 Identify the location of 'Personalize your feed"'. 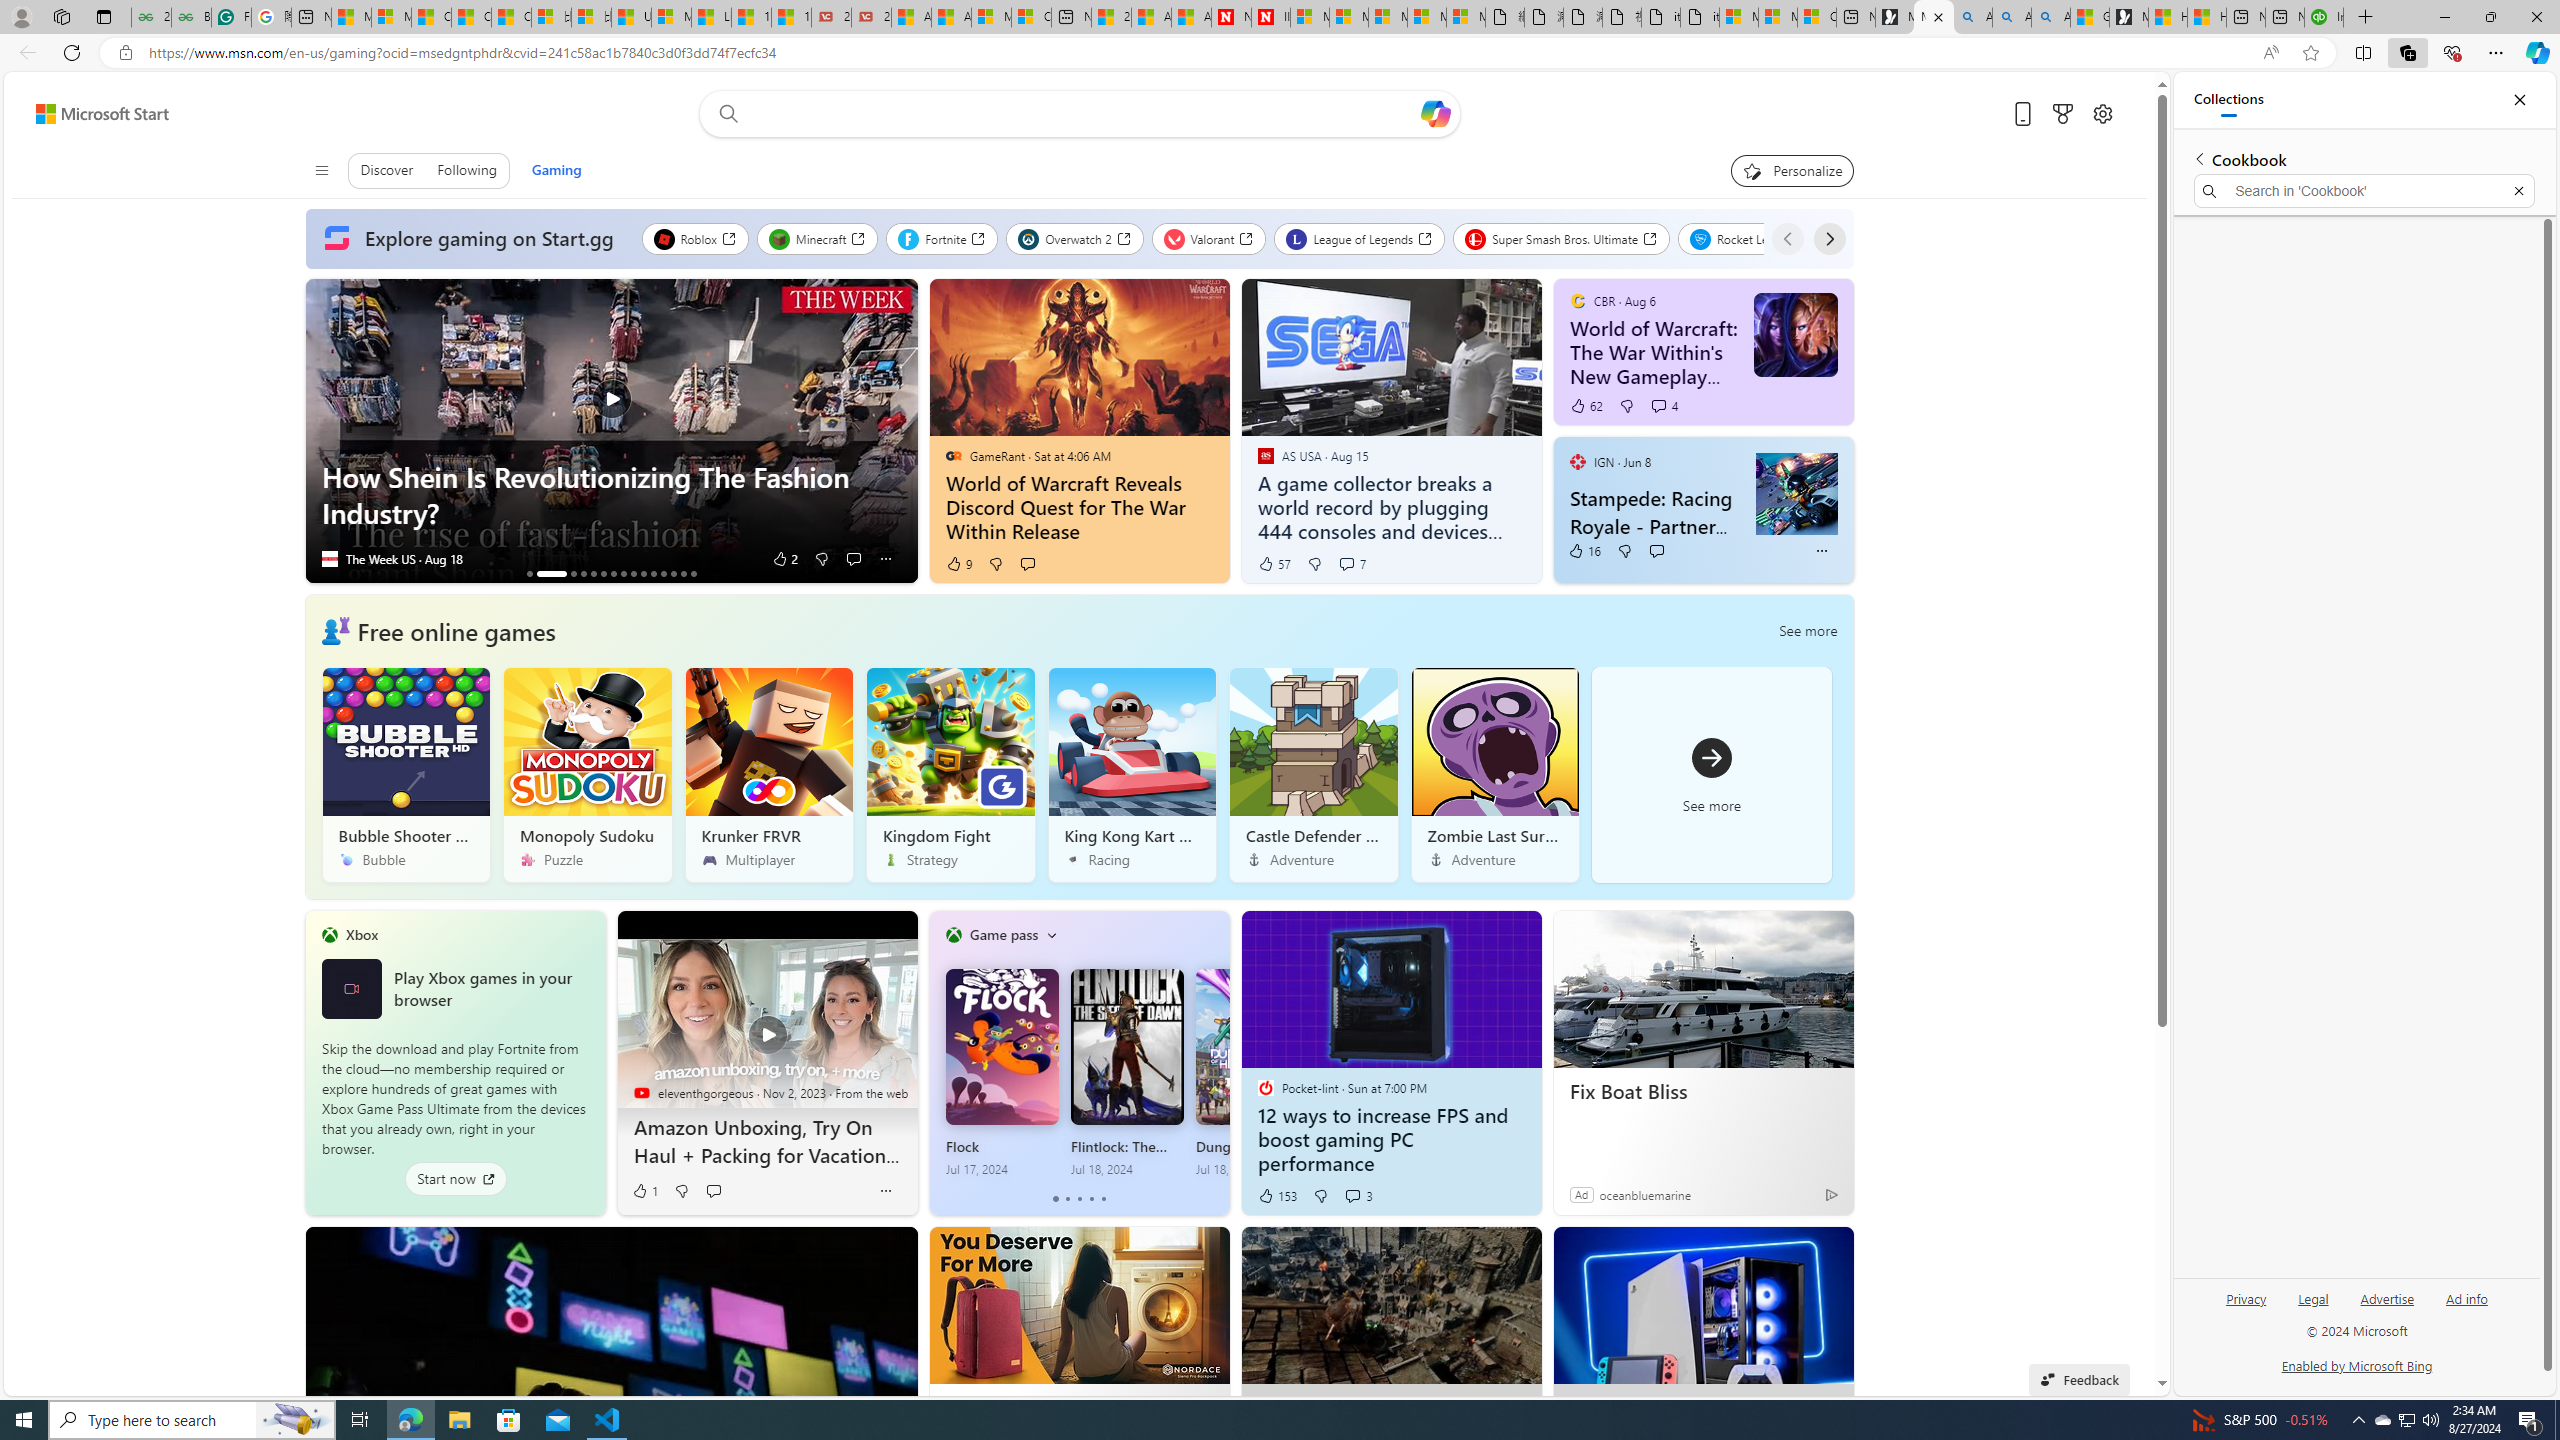
(1791, 171).